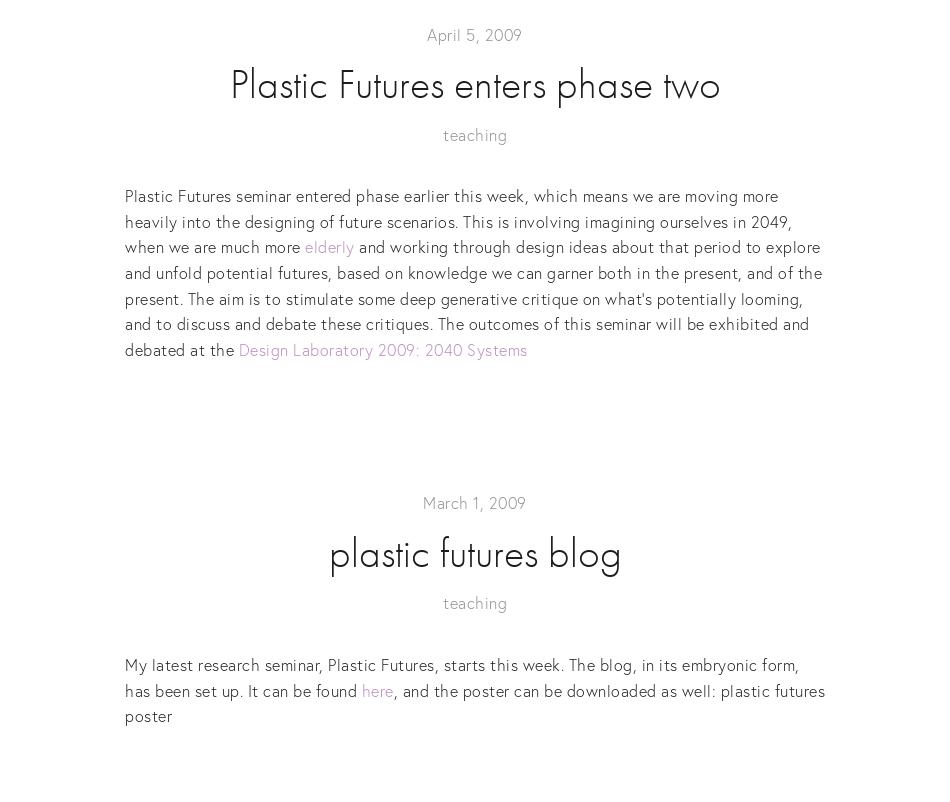  I want to click on 'elderly', so click(328, 246).